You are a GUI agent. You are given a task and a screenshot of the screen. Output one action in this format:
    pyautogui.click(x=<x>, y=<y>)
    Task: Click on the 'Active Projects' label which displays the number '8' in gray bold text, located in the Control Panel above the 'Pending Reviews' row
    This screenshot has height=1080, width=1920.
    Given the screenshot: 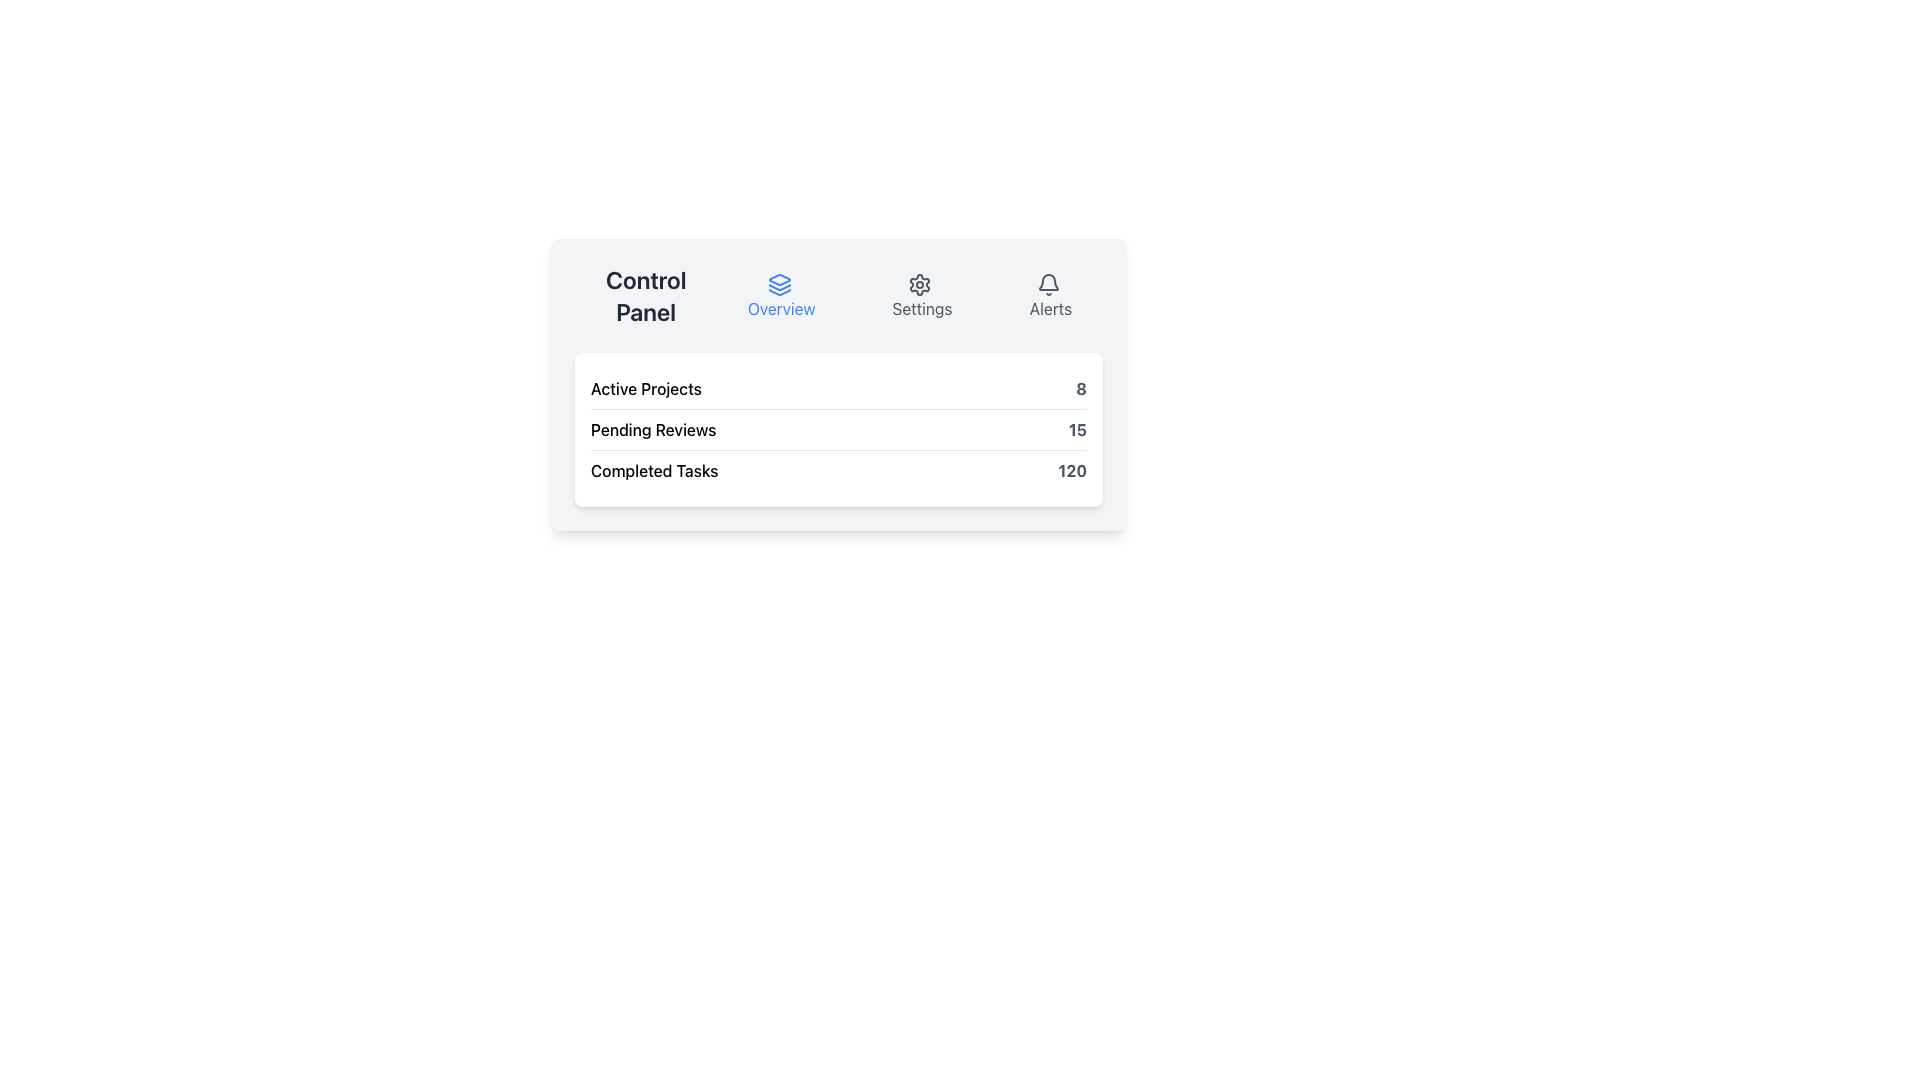 What is the action you would take?
    pyautogui.click(x=839, y=389)
    